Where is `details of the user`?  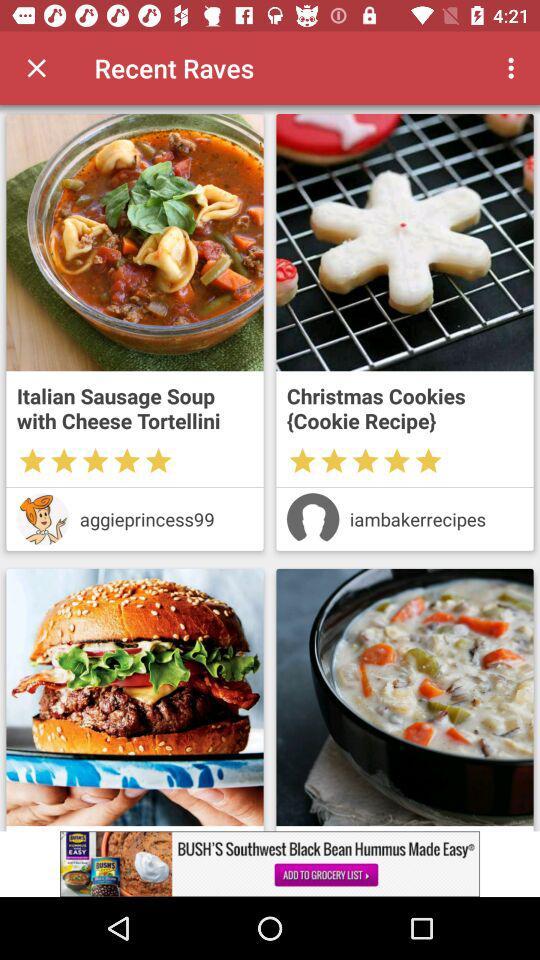
details of the user is located at coordinates (313, 518).